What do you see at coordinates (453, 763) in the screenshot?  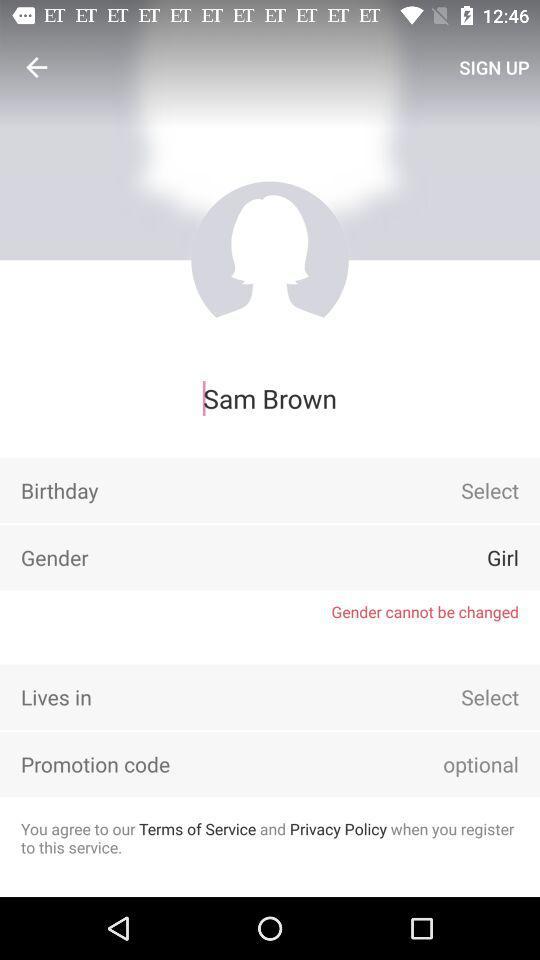 I see `the icon next to promotion code item` at bounding box center [453, 763].